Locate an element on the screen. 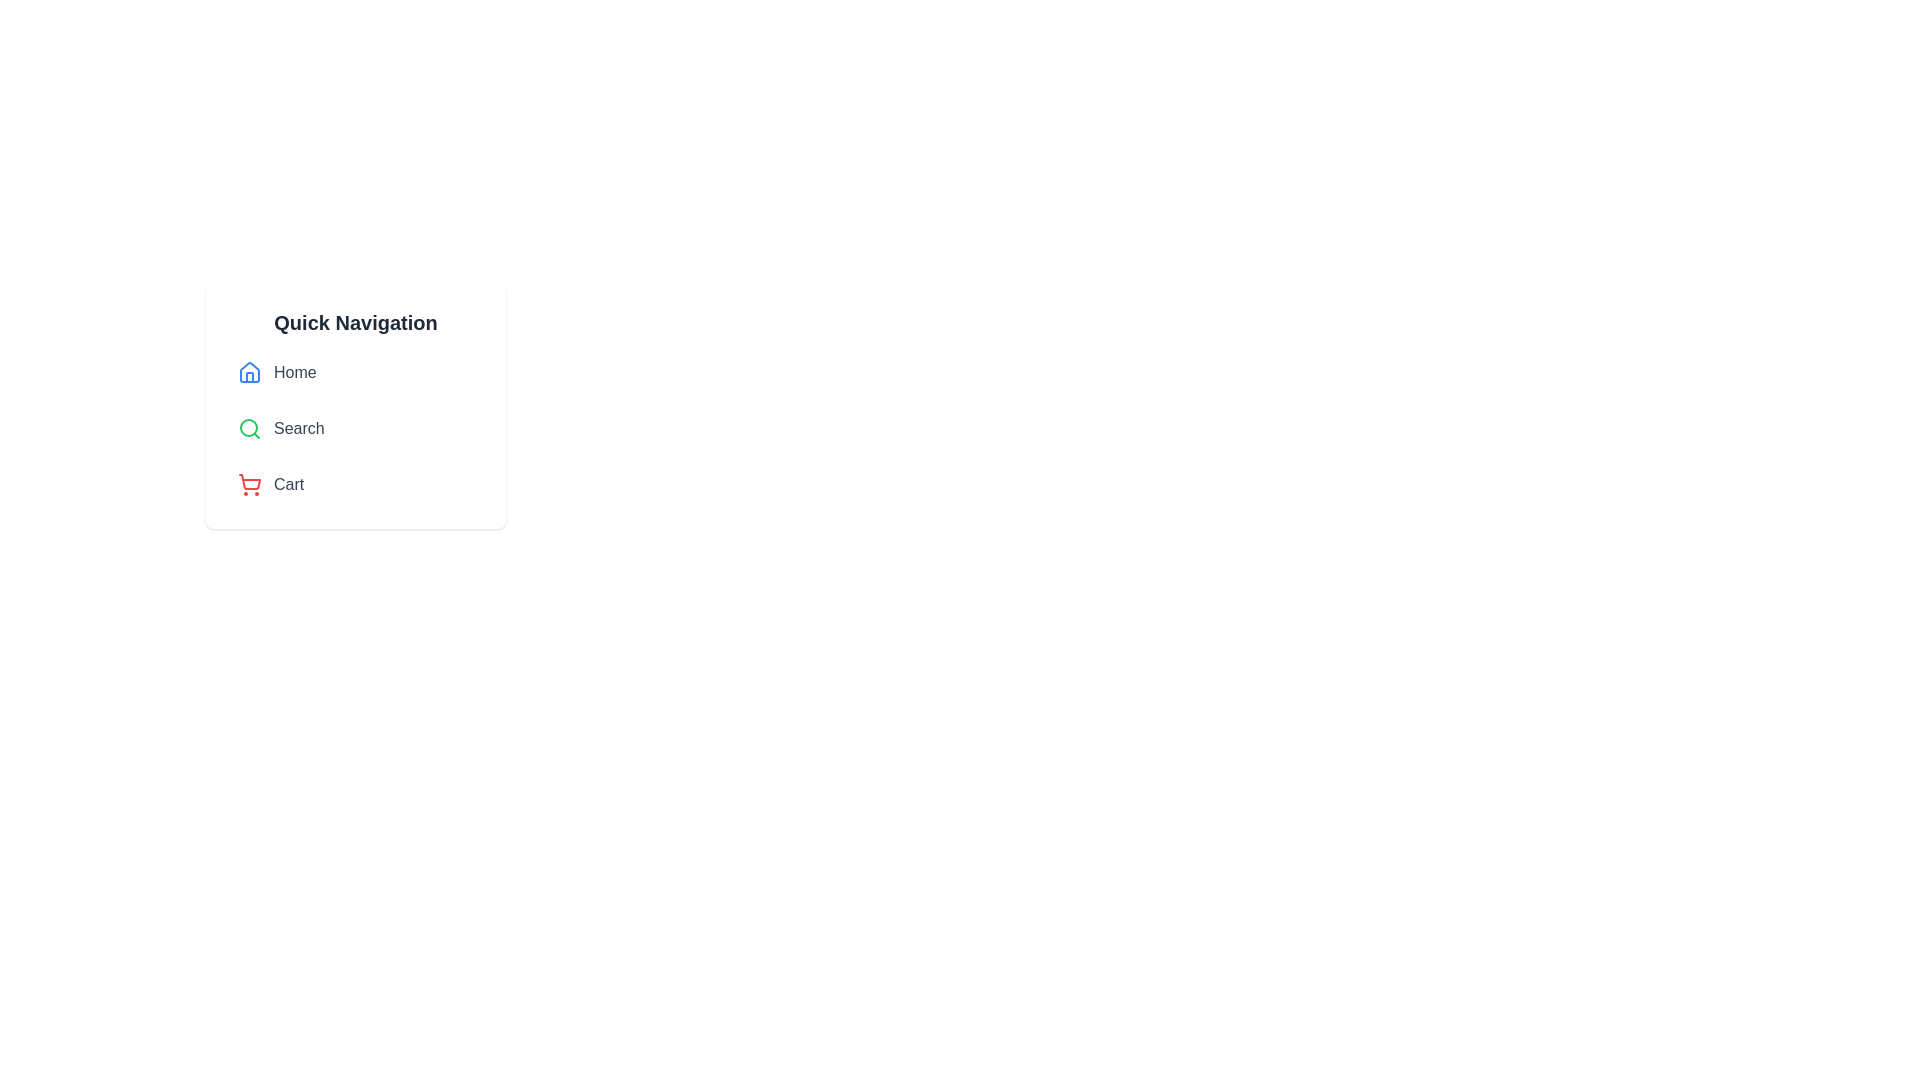 This screenshot has height=1080, width=1920. the shopping cart navigation button located at the third position in the vertical navigation list is located at coordinates (355, 485).